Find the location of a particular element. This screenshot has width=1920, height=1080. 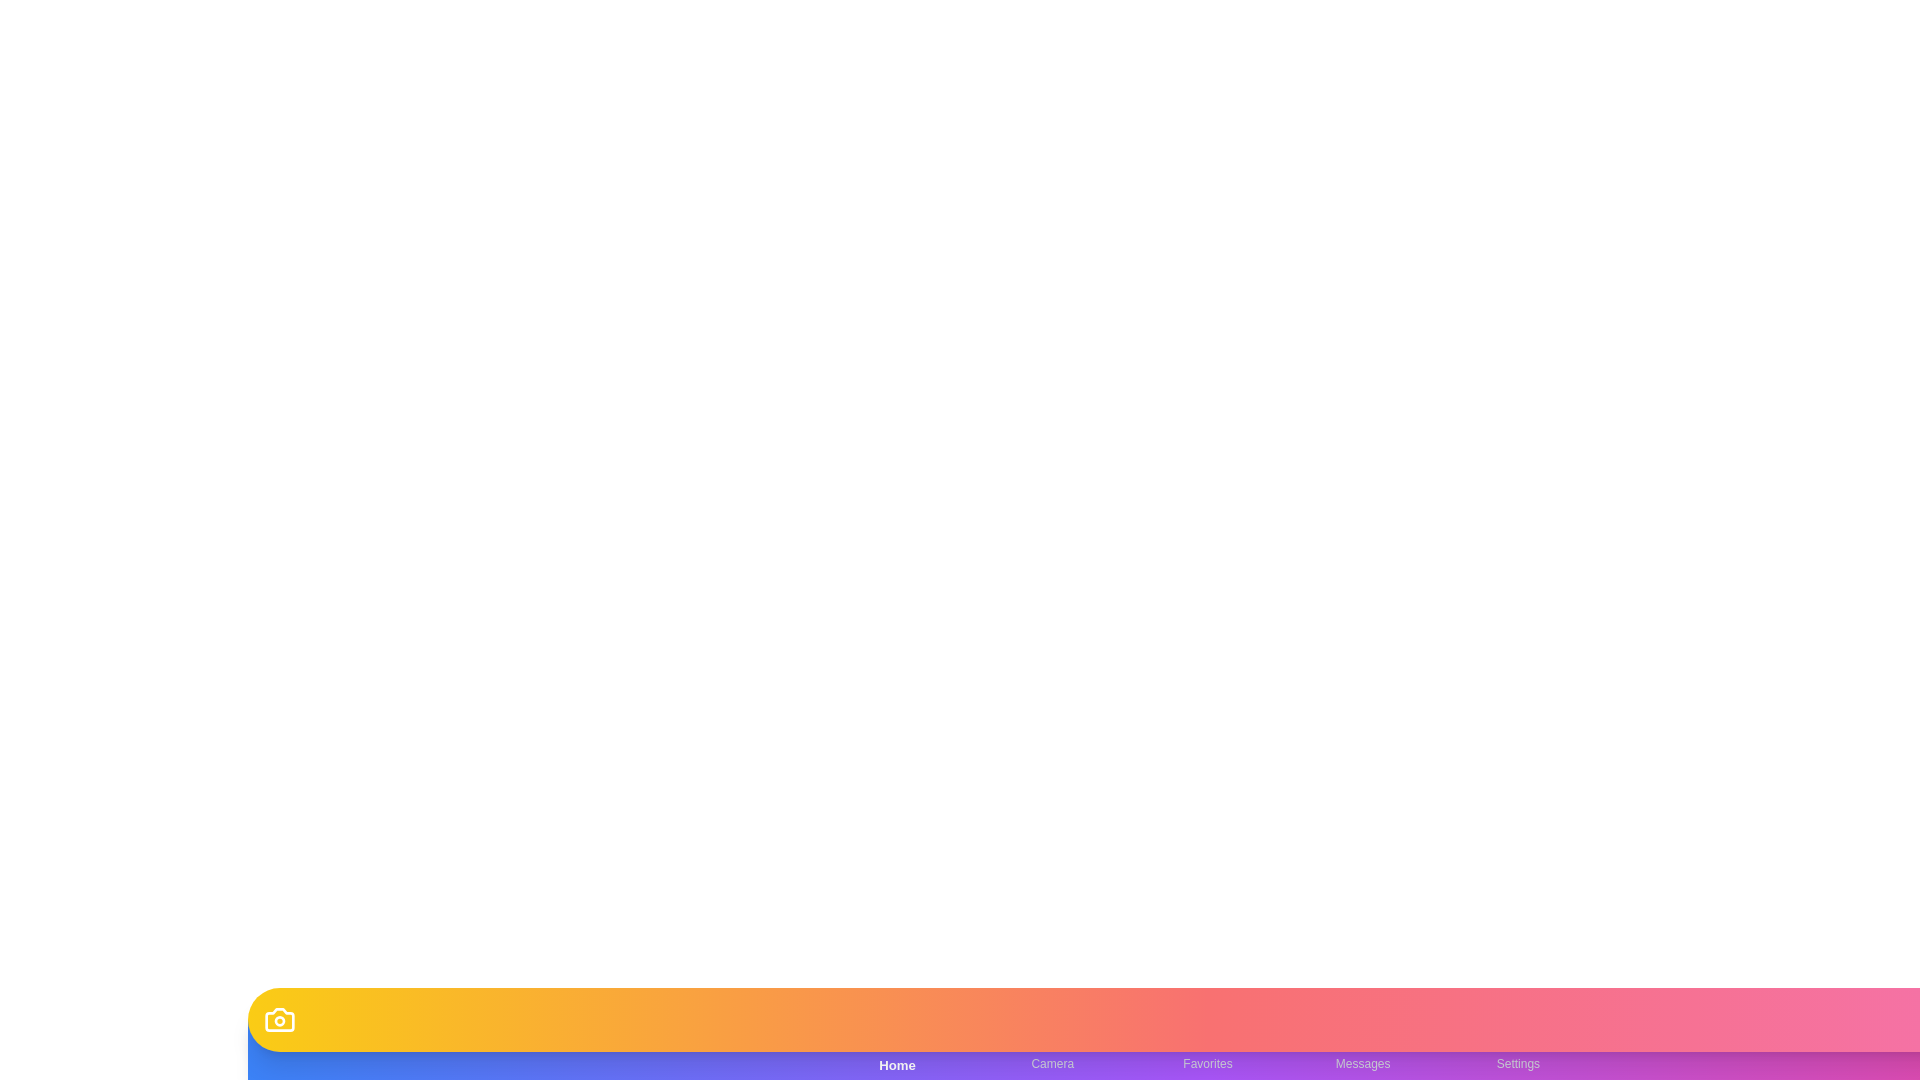

the Messages button to observe its hover effect is located at coordinates (1362, 1048).